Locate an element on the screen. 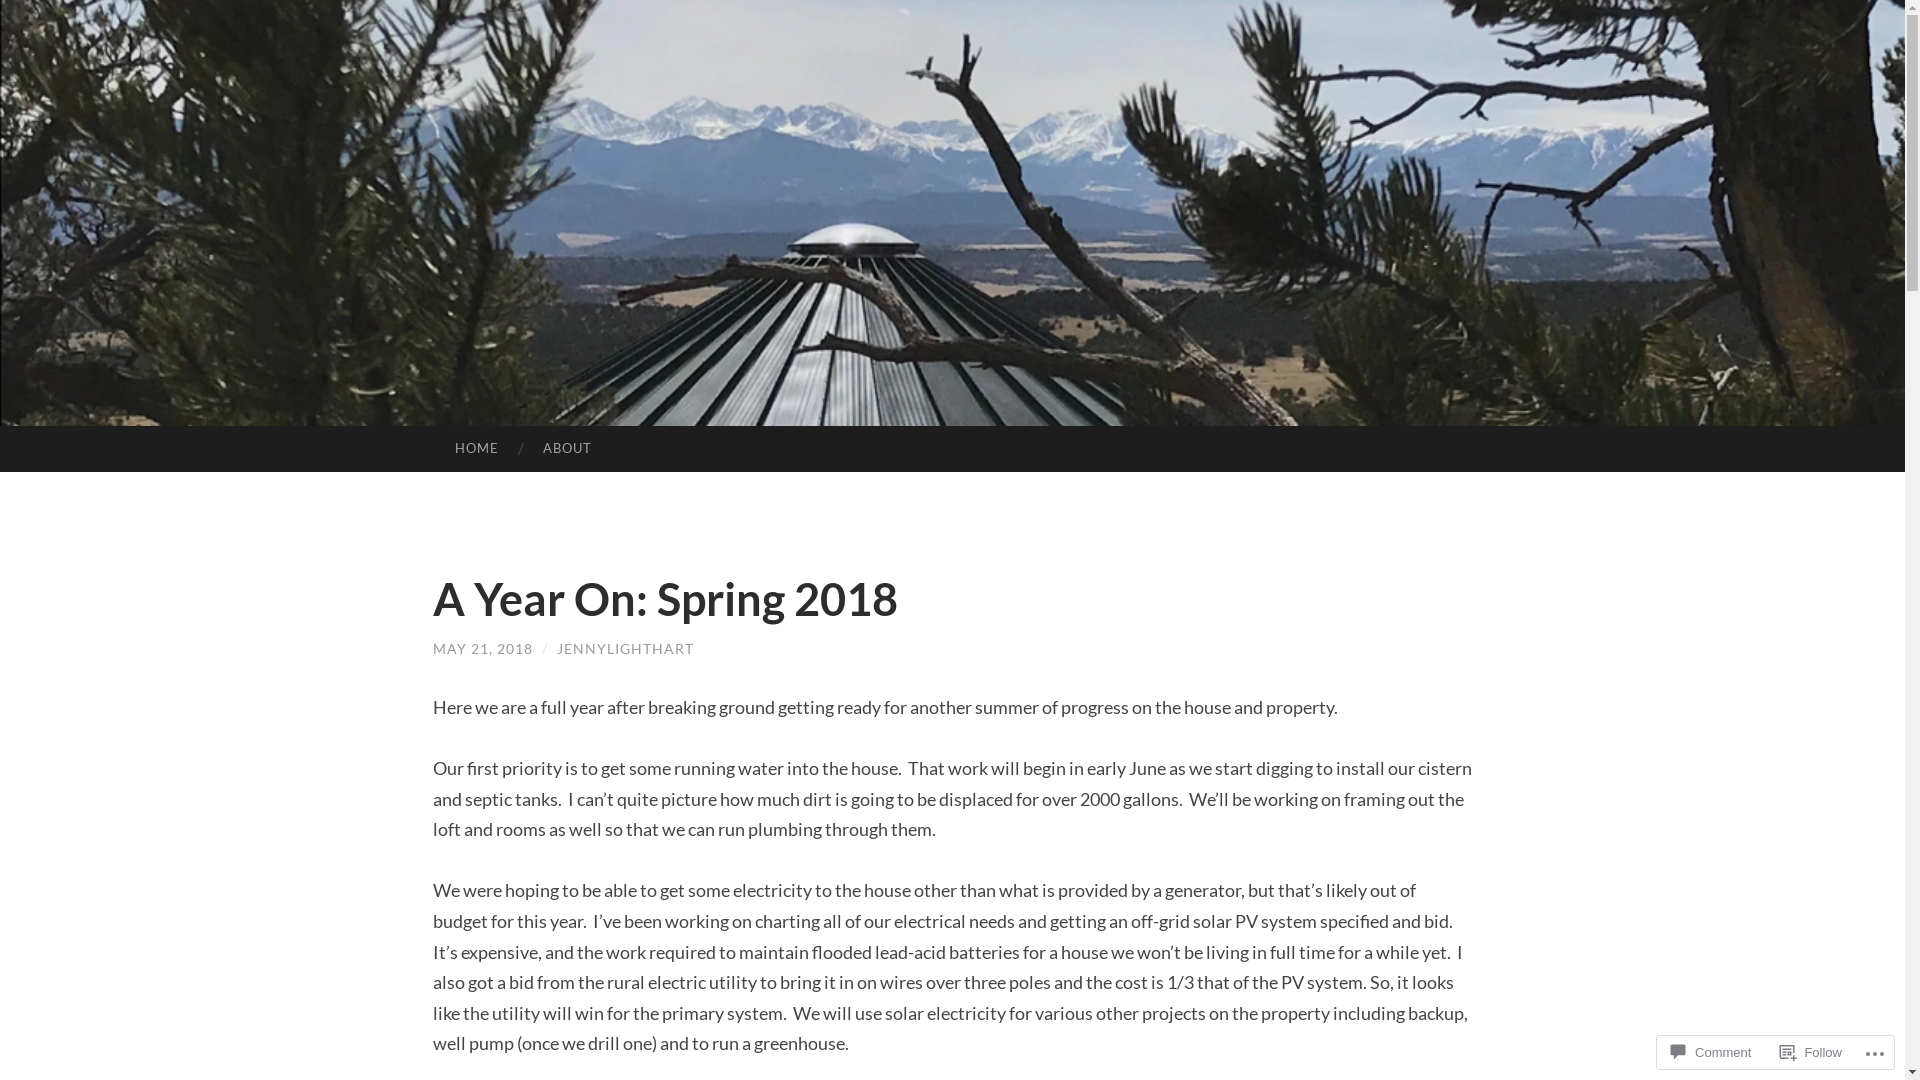  'Follow' is located at coordinates (1771, 1051).